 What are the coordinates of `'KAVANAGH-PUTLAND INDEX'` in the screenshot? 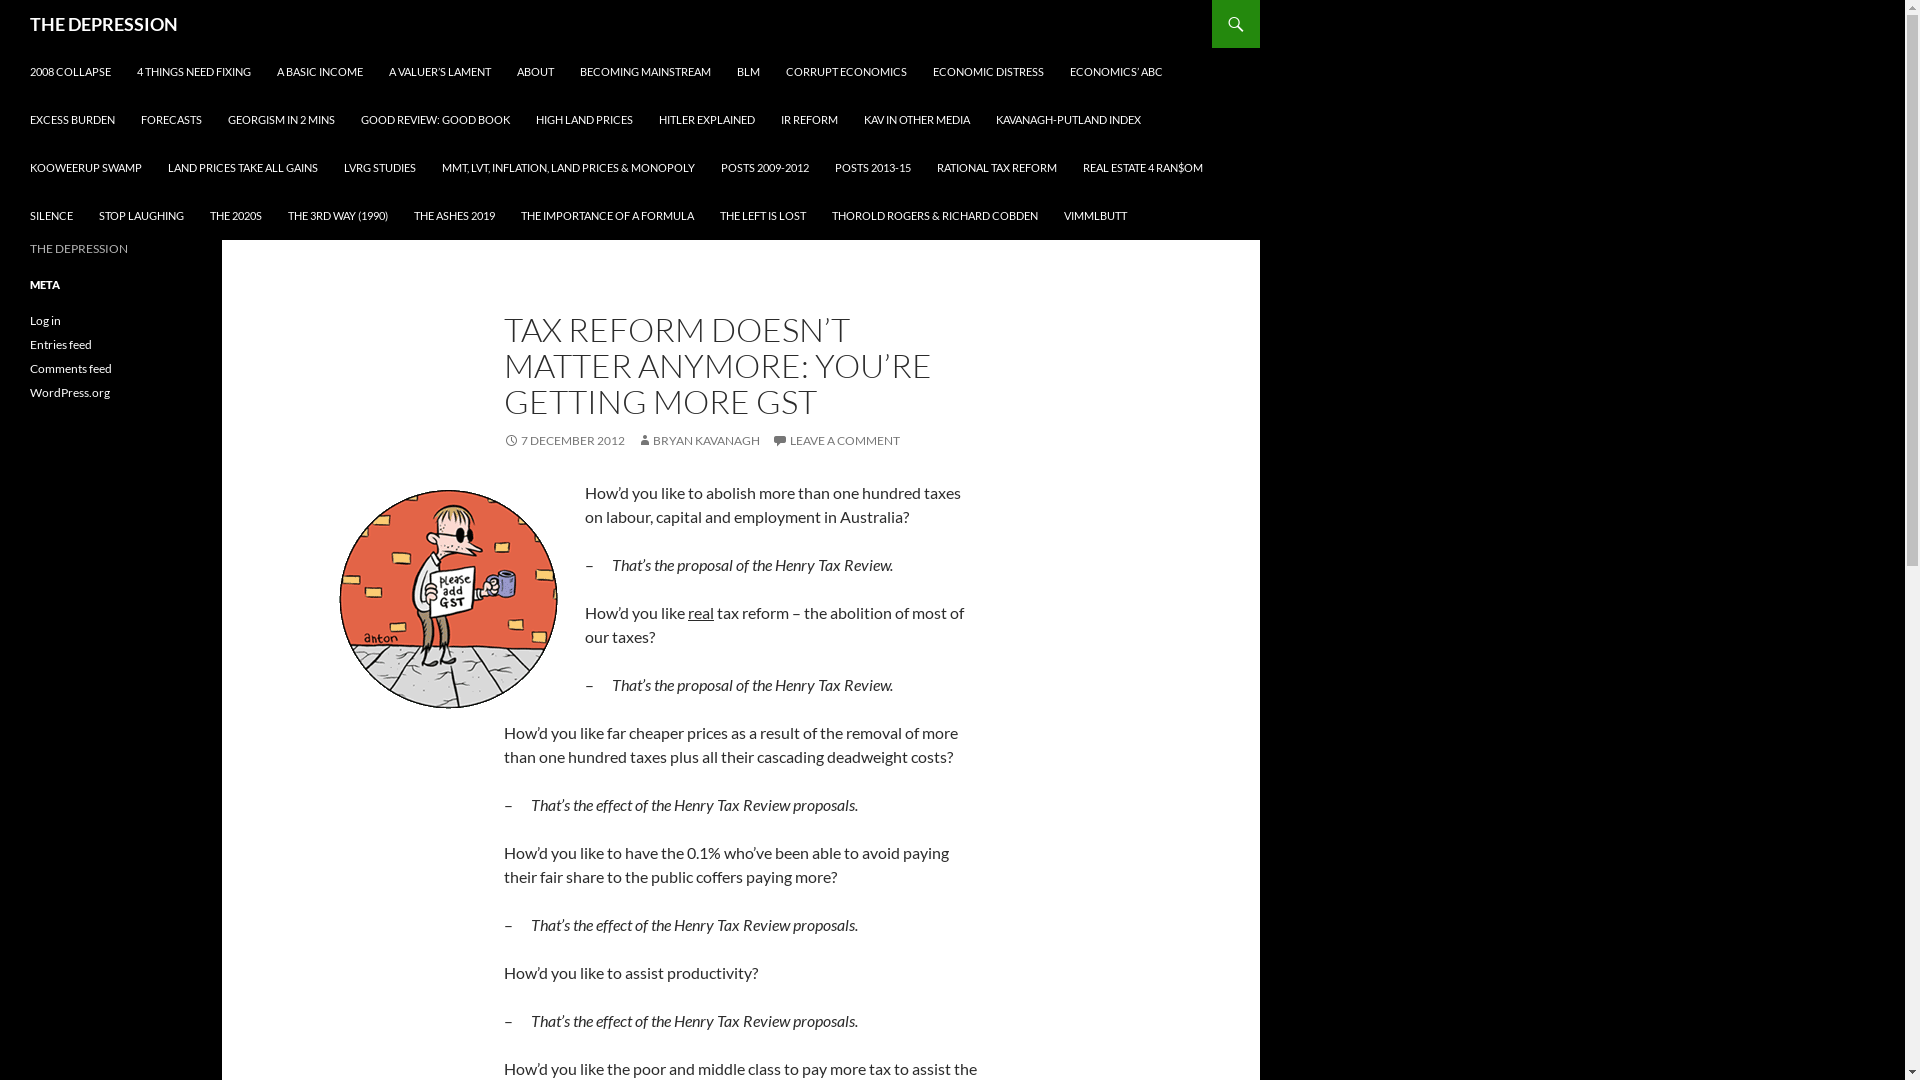 It's located at (1067, 119).